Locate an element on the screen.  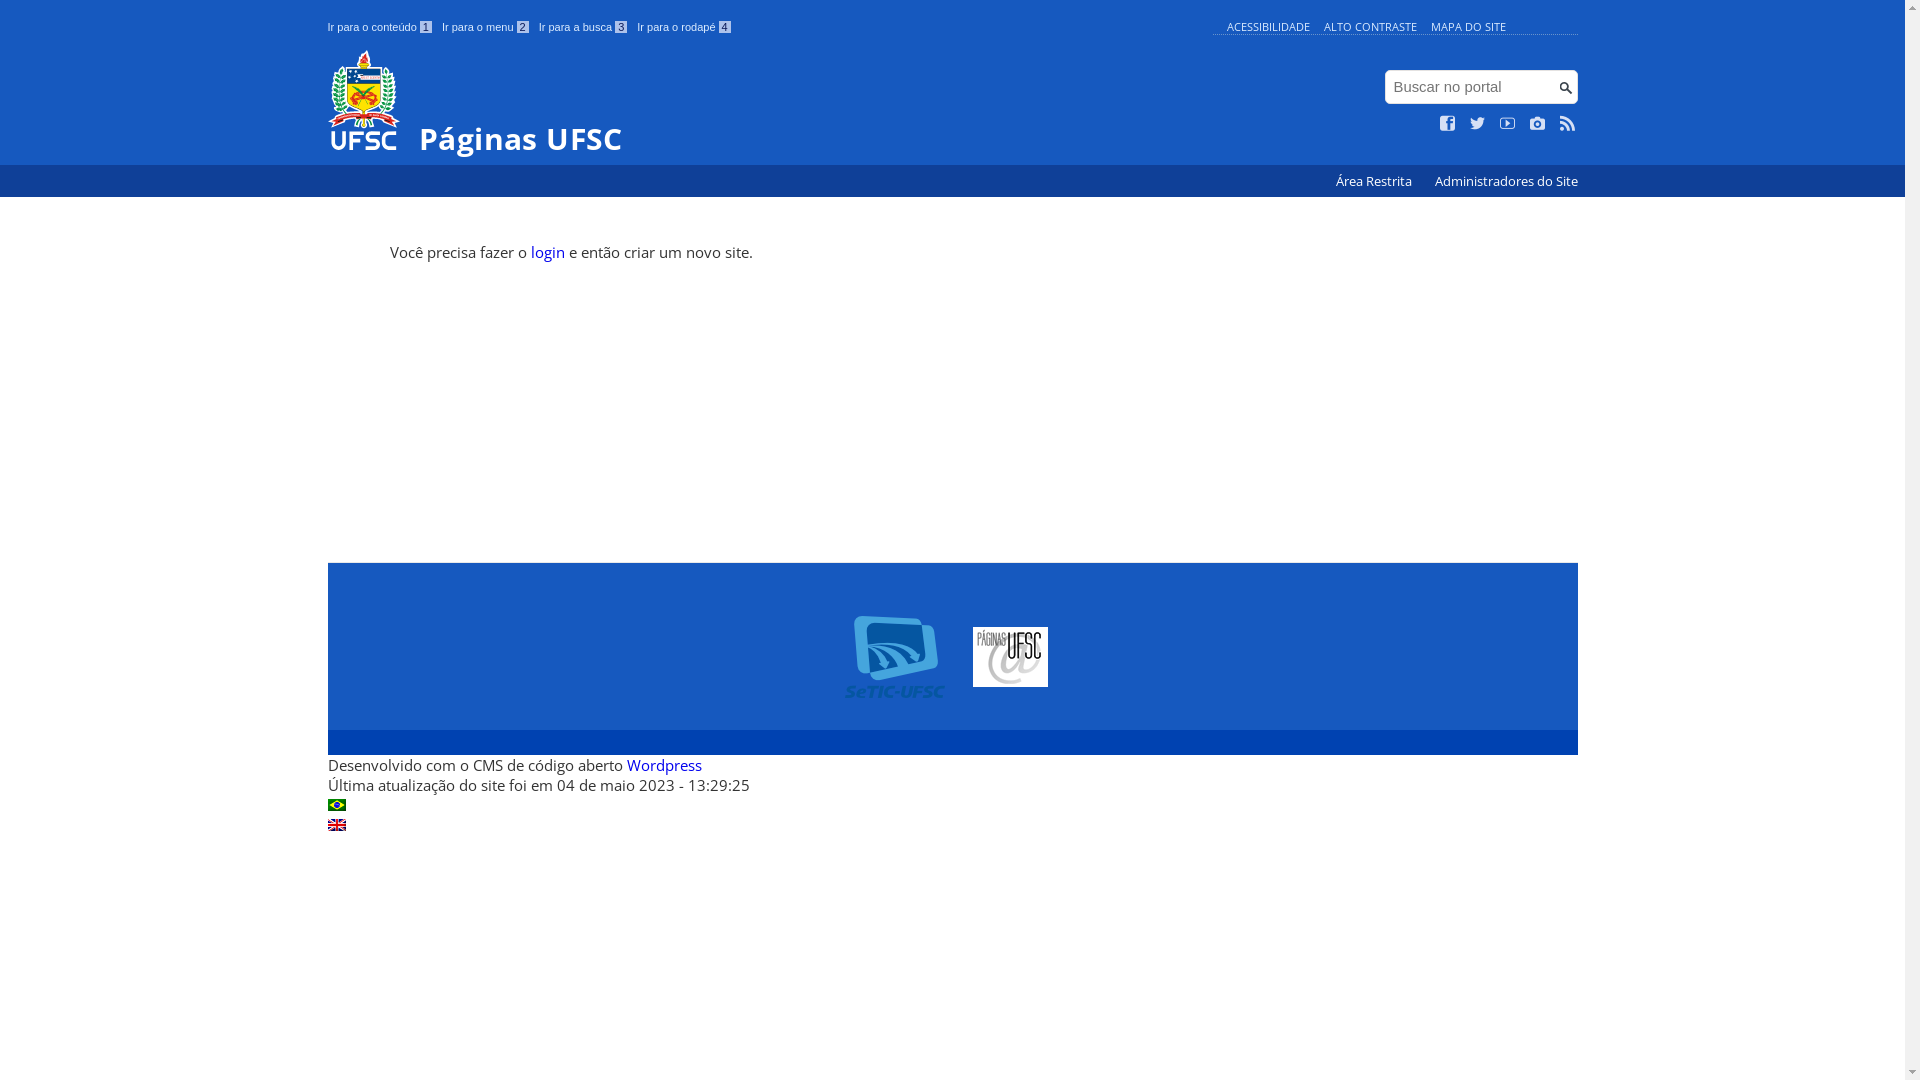
'Wordpress' is located at coordinates (663, 764).